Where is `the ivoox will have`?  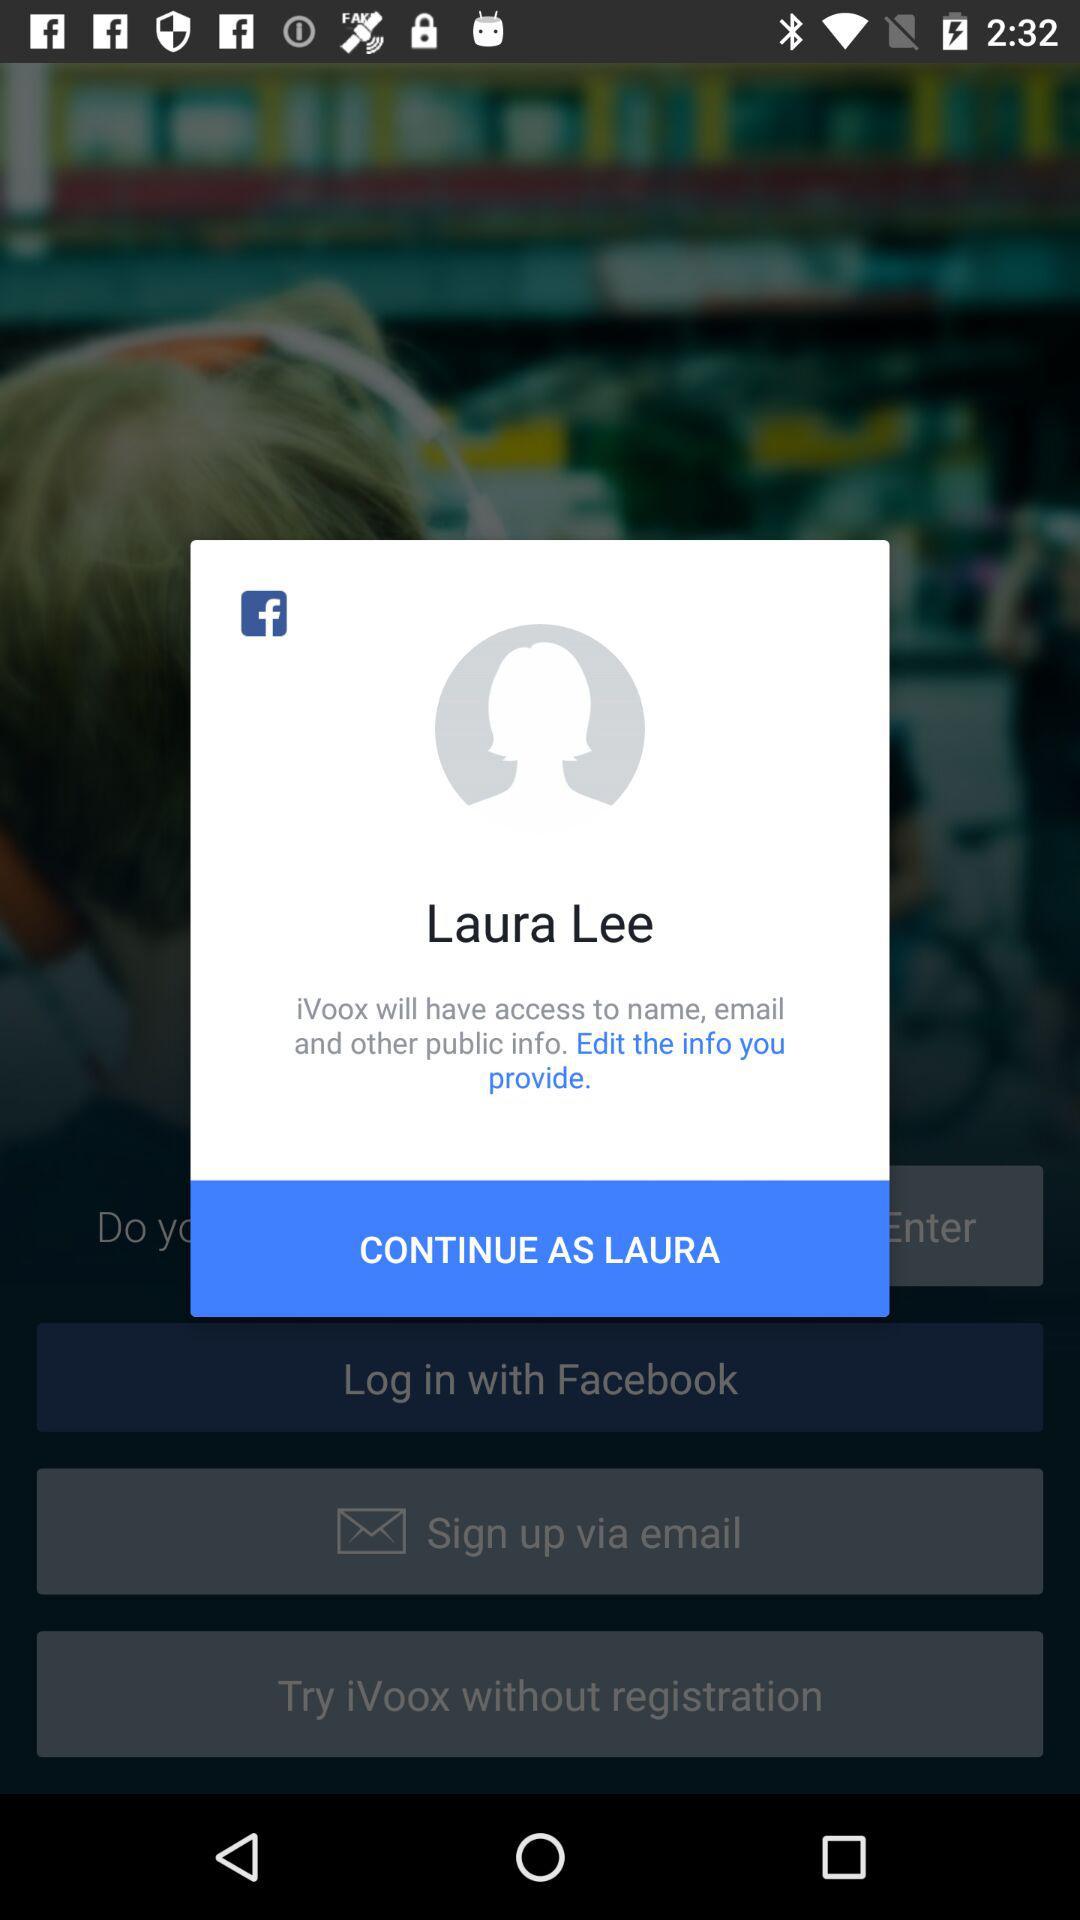
the ivoox will have is located at coordinates (540, 1041).